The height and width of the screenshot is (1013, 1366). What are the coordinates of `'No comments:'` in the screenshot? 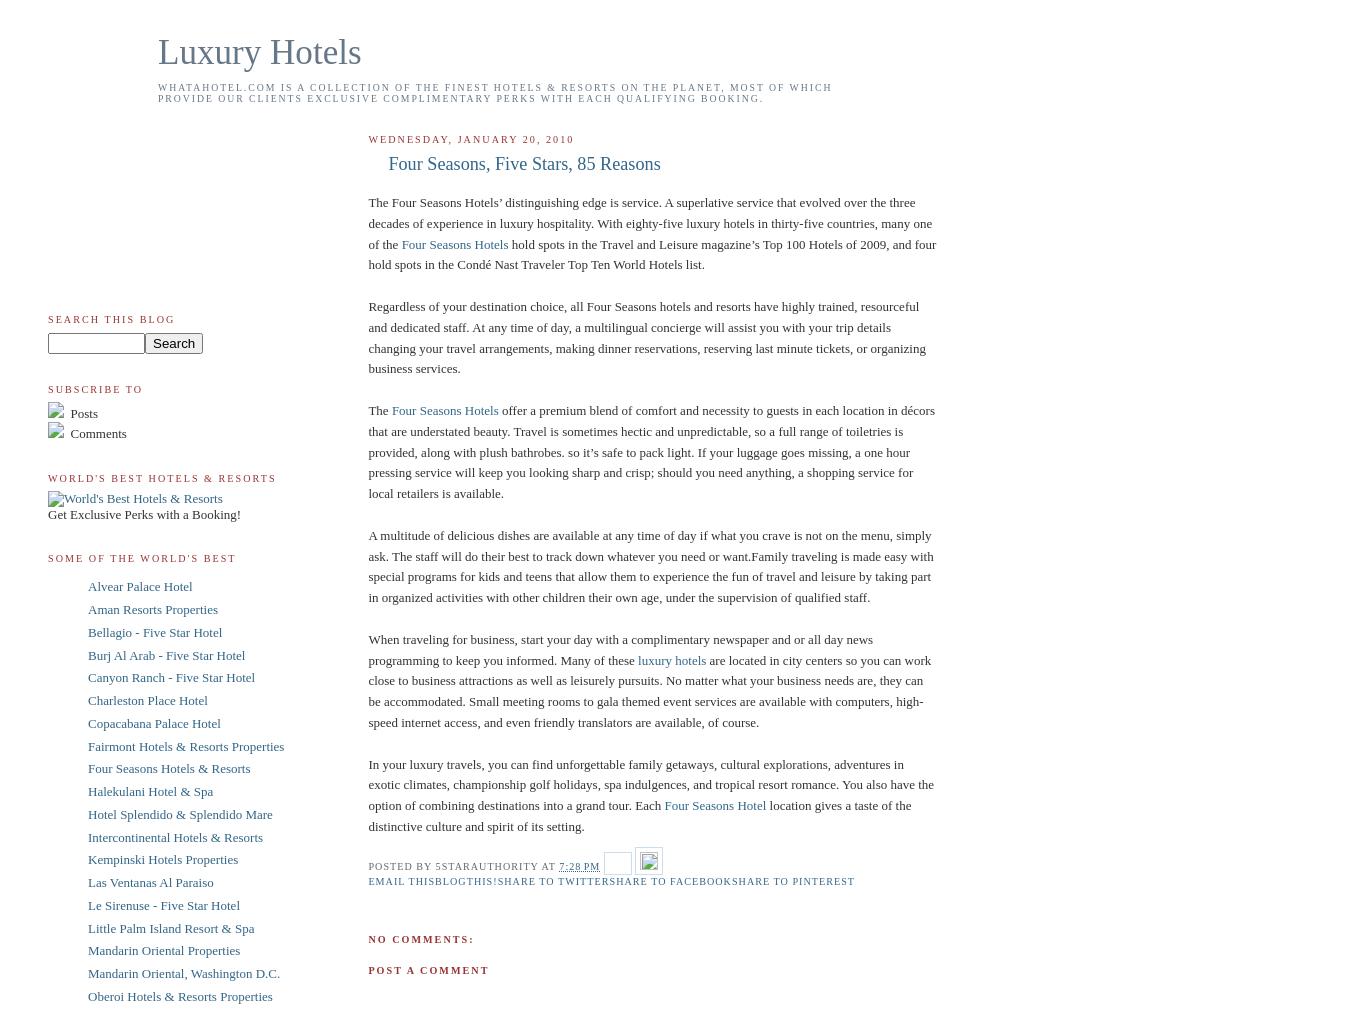 It's located at (420, 939).